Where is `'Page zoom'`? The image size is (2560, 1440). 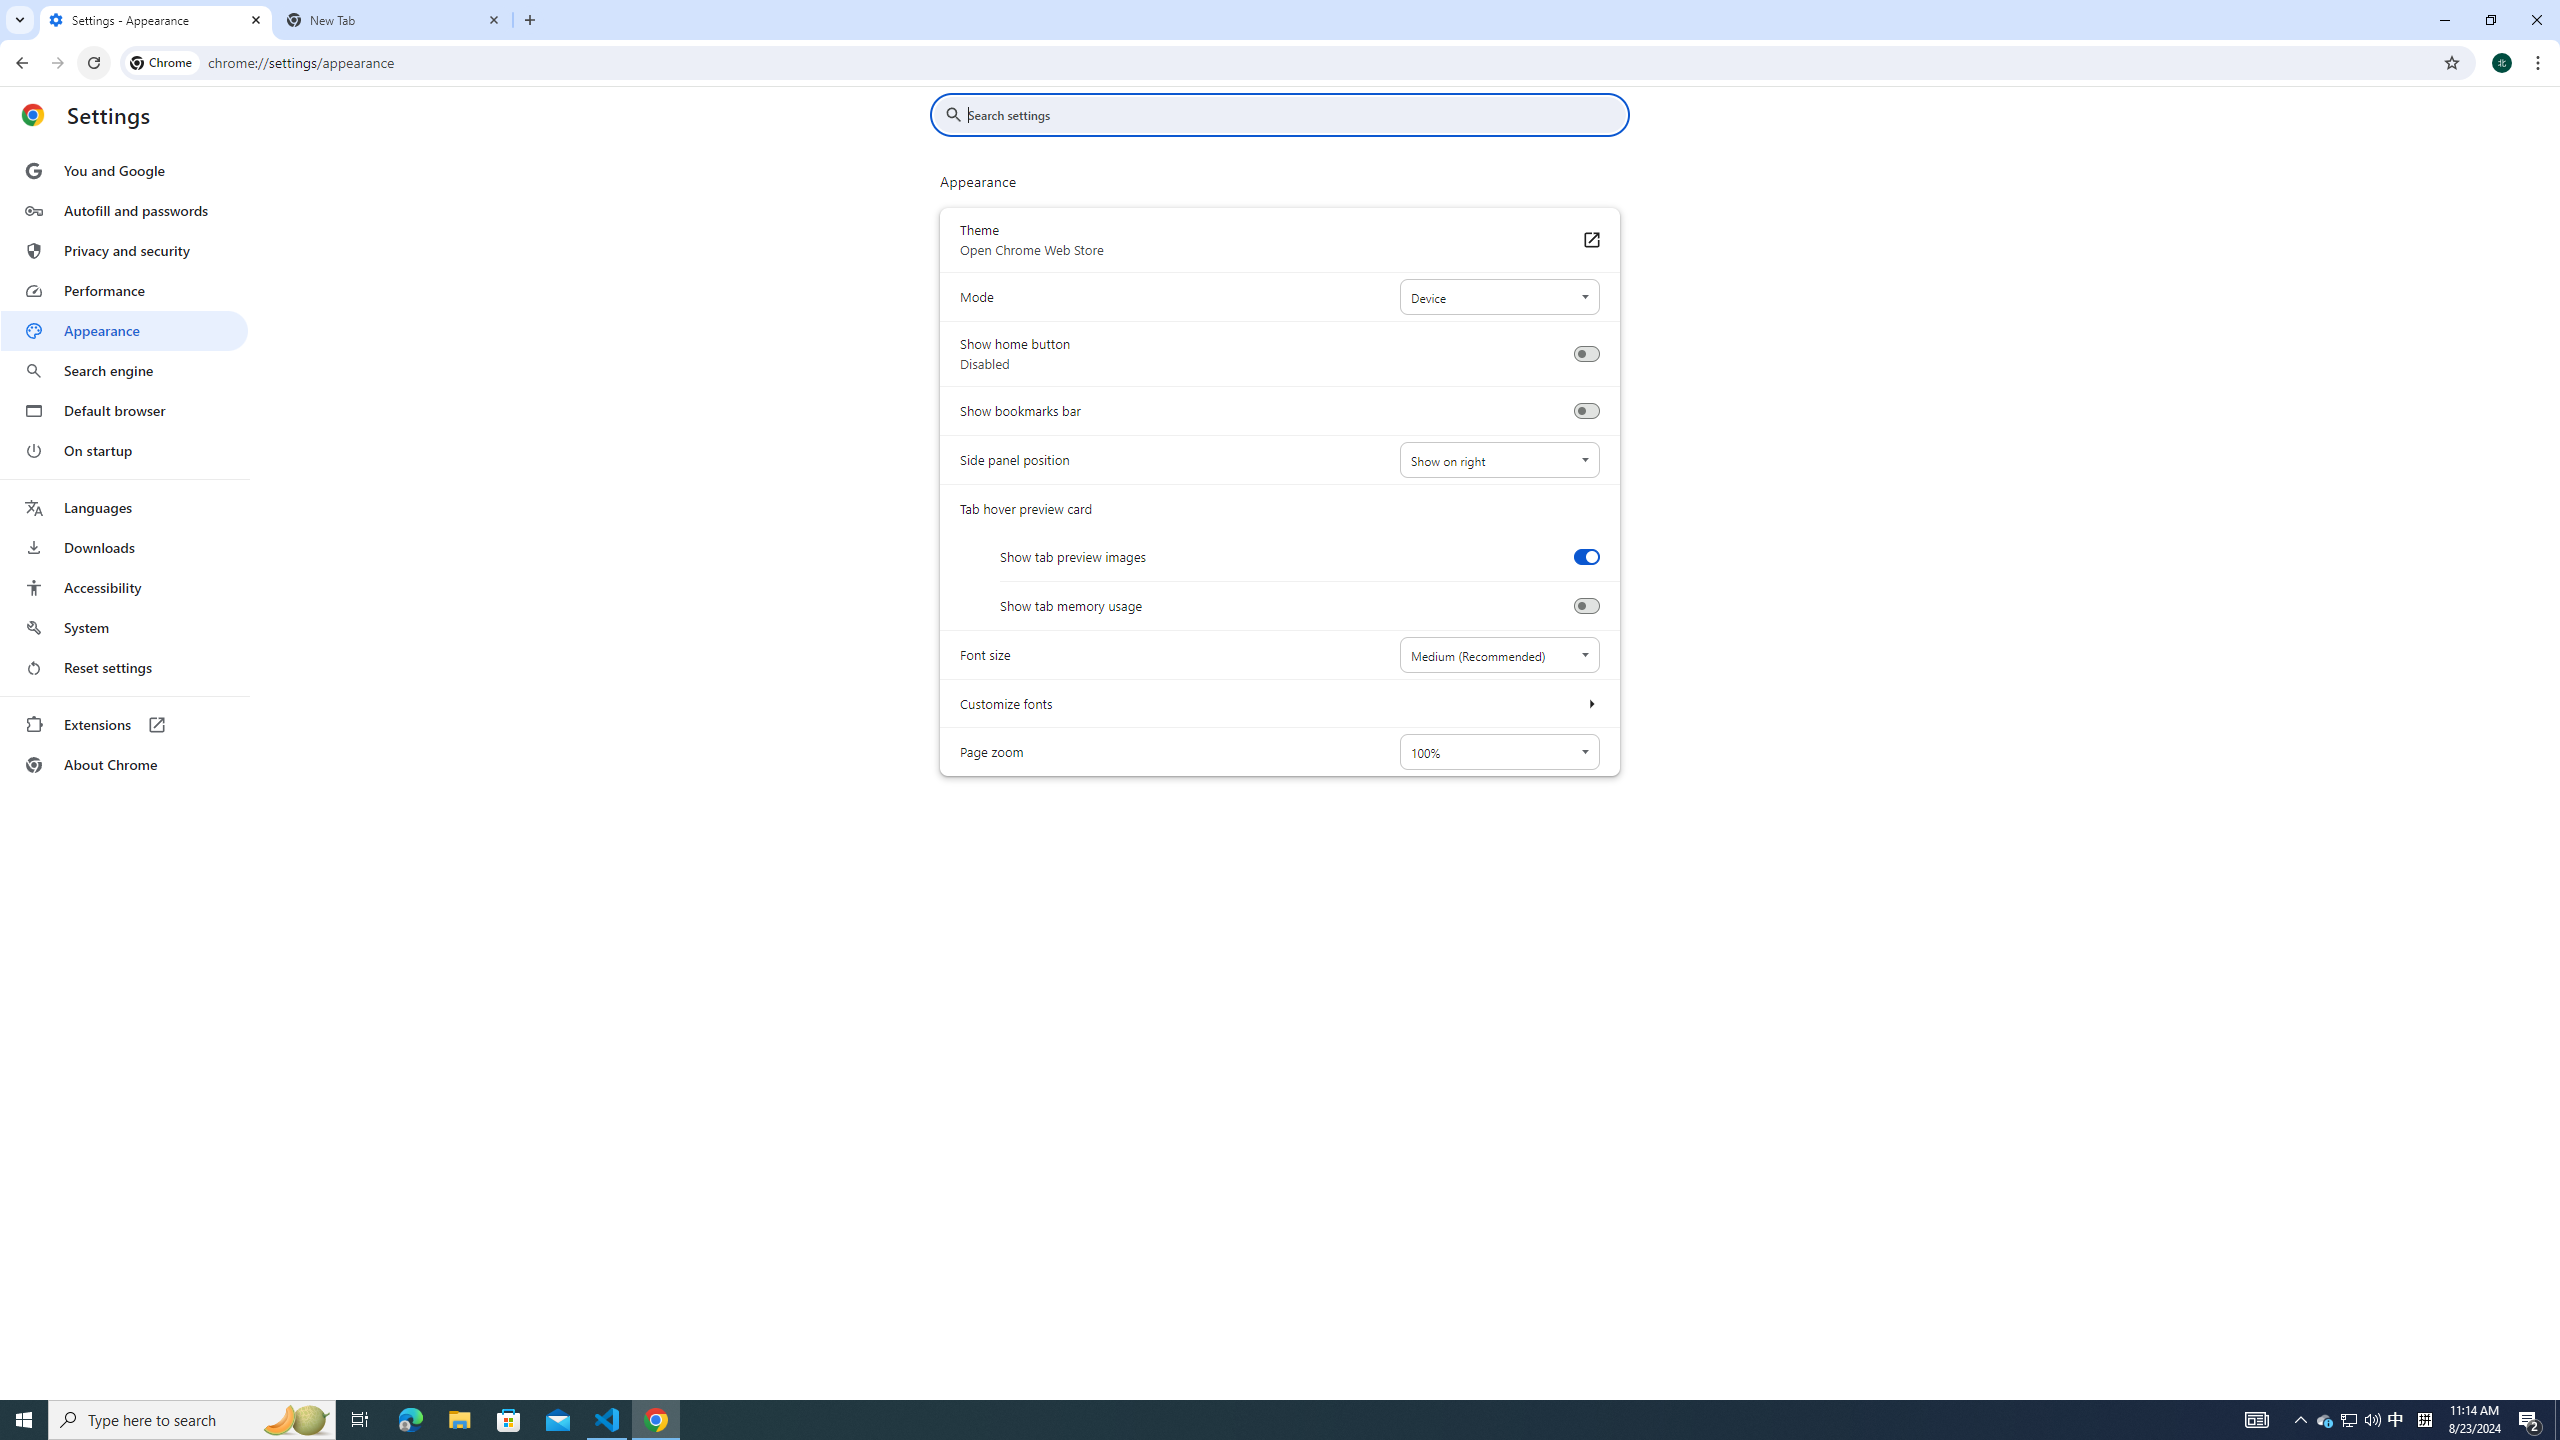 'Page zoom' is located at coordinates (1497, 751).